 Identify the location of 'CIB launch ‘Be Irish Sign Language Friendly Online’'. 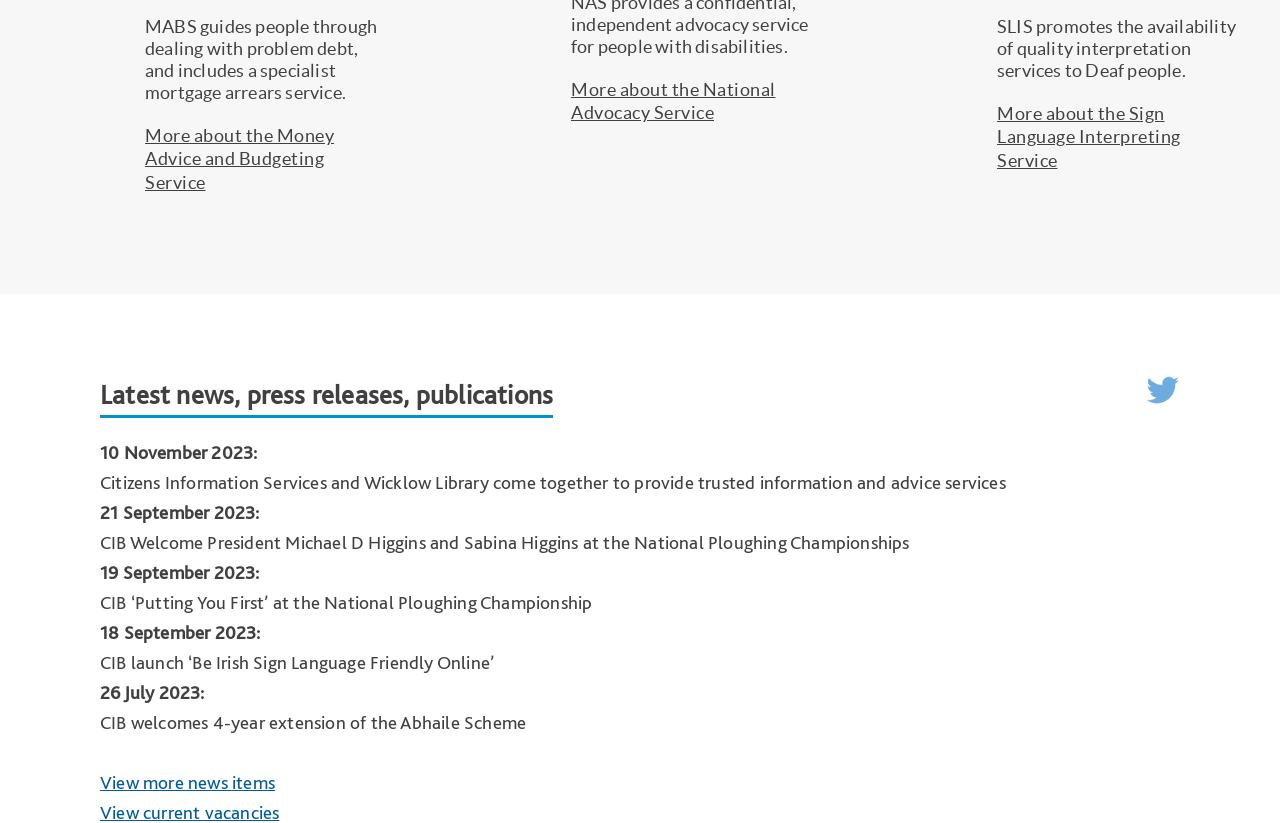
(295, 661).